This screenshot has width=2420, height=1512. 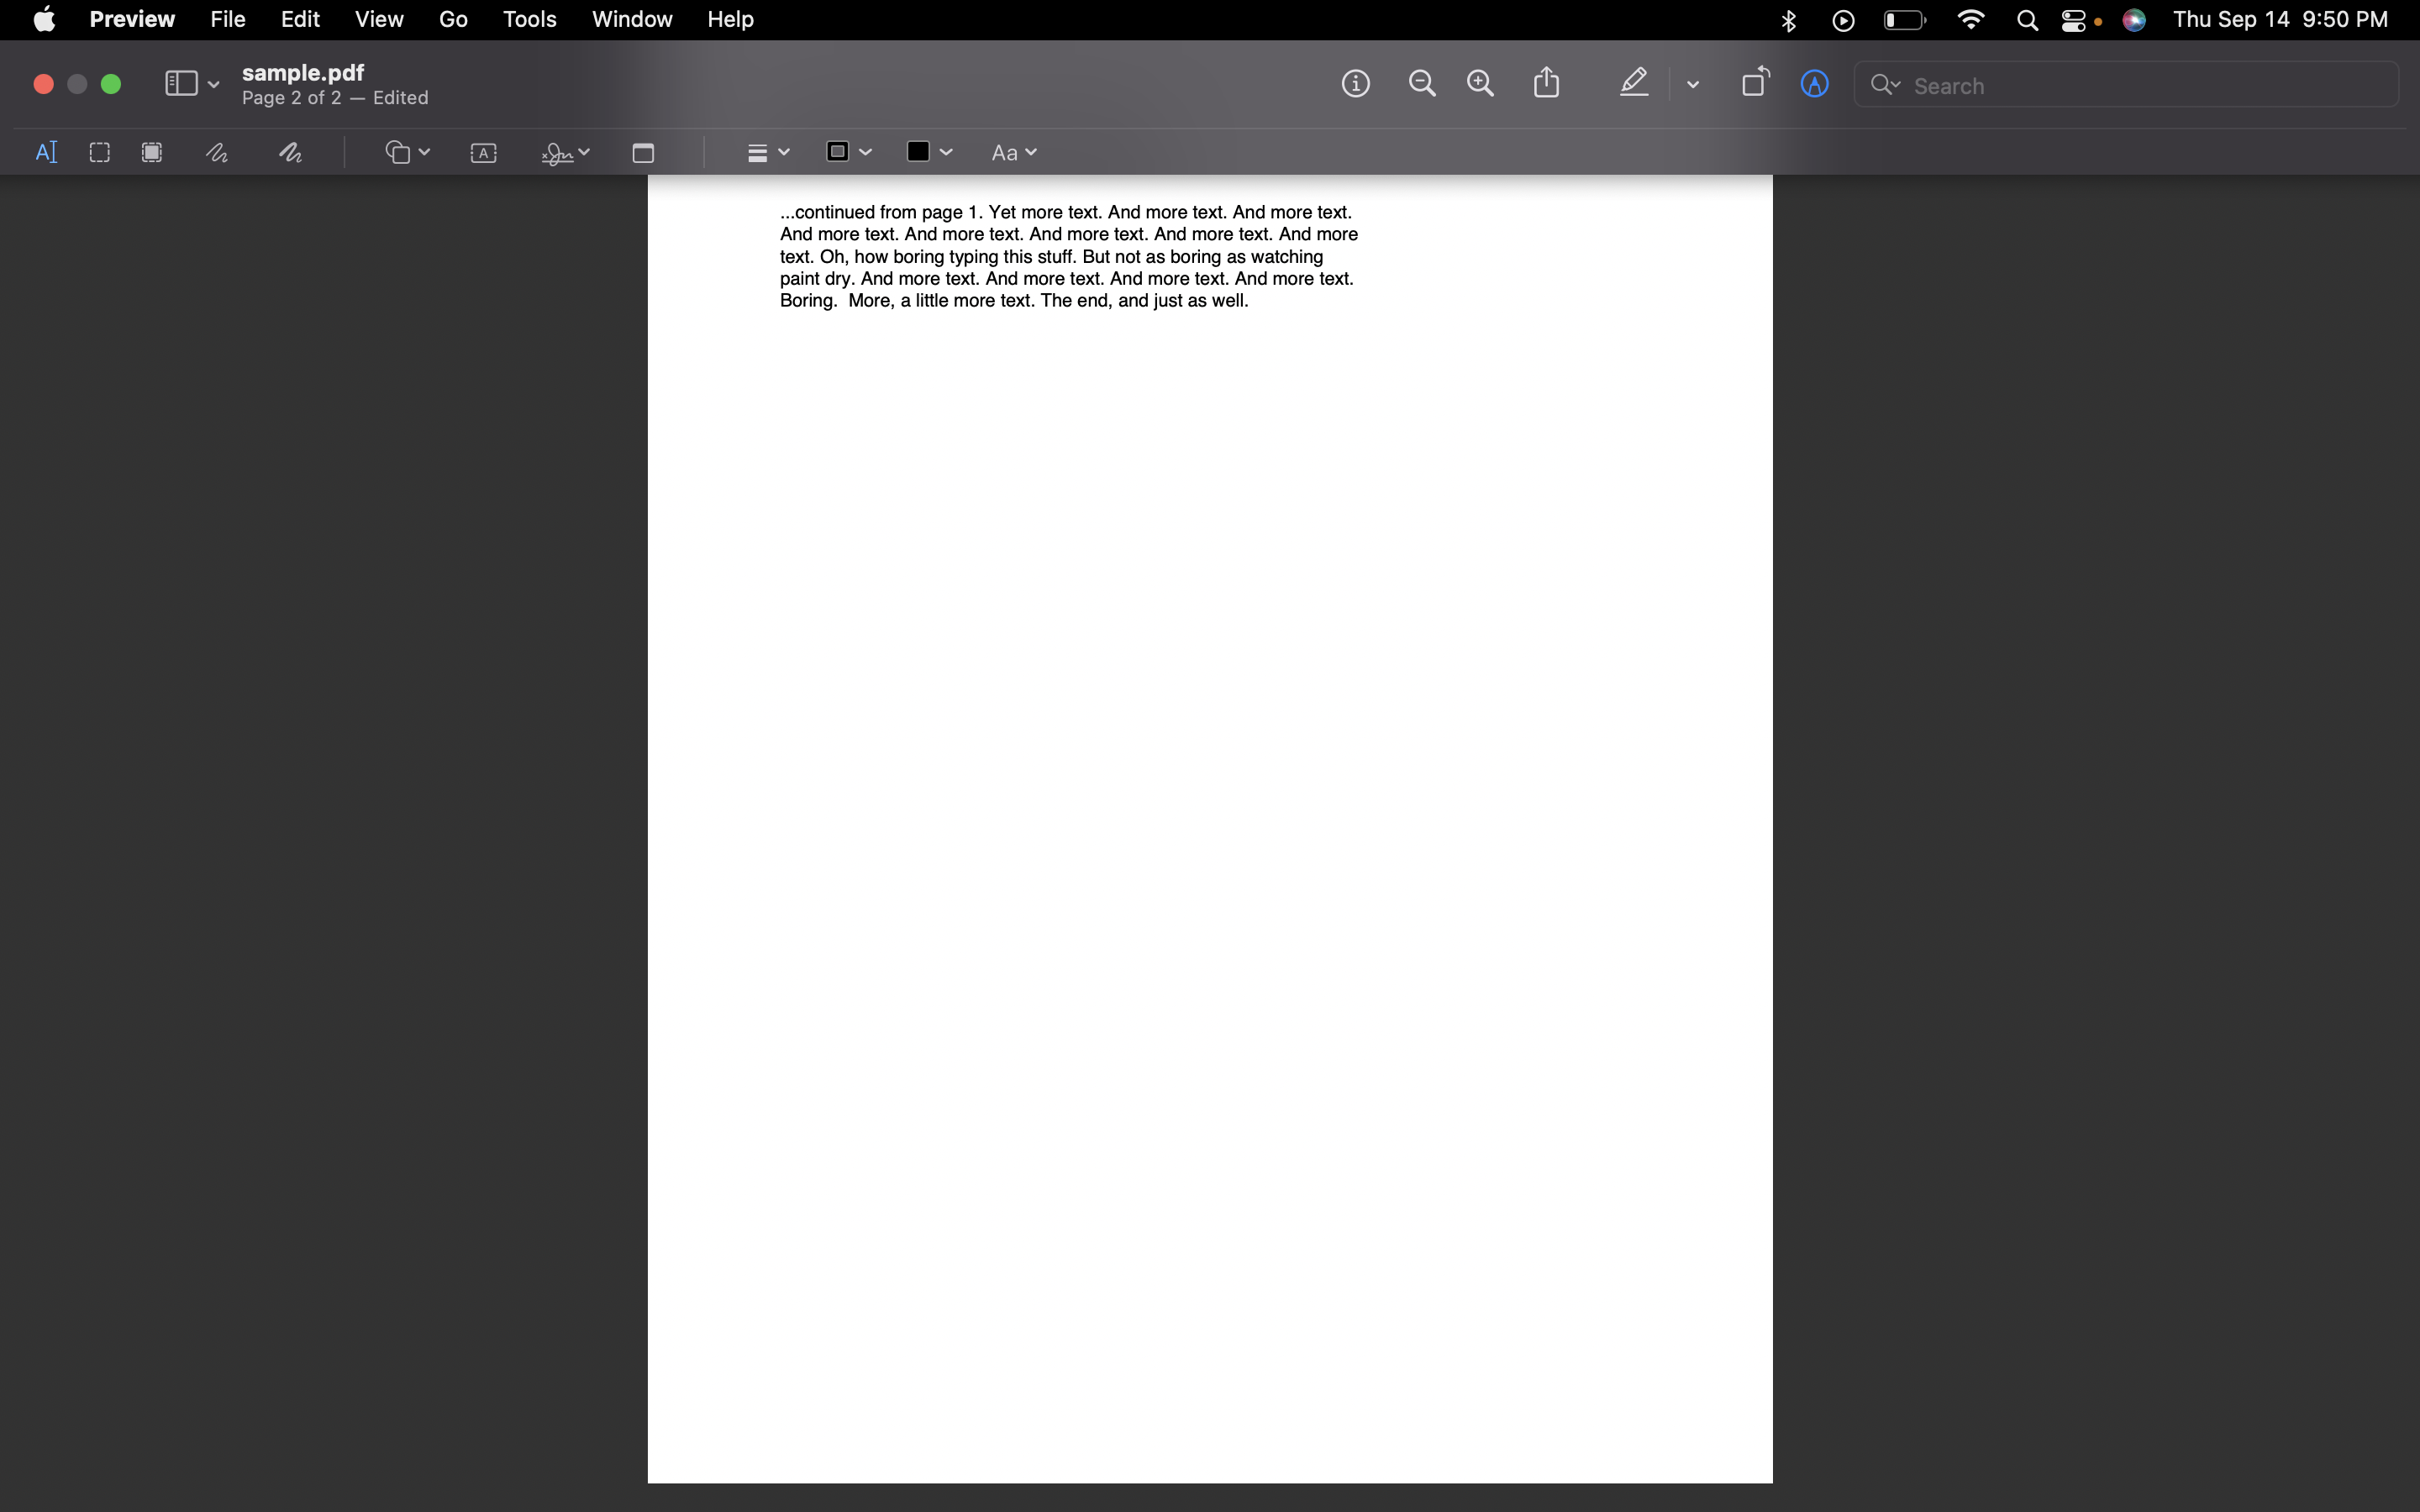 I want to click on the text panel, so click(x=484, y=154).